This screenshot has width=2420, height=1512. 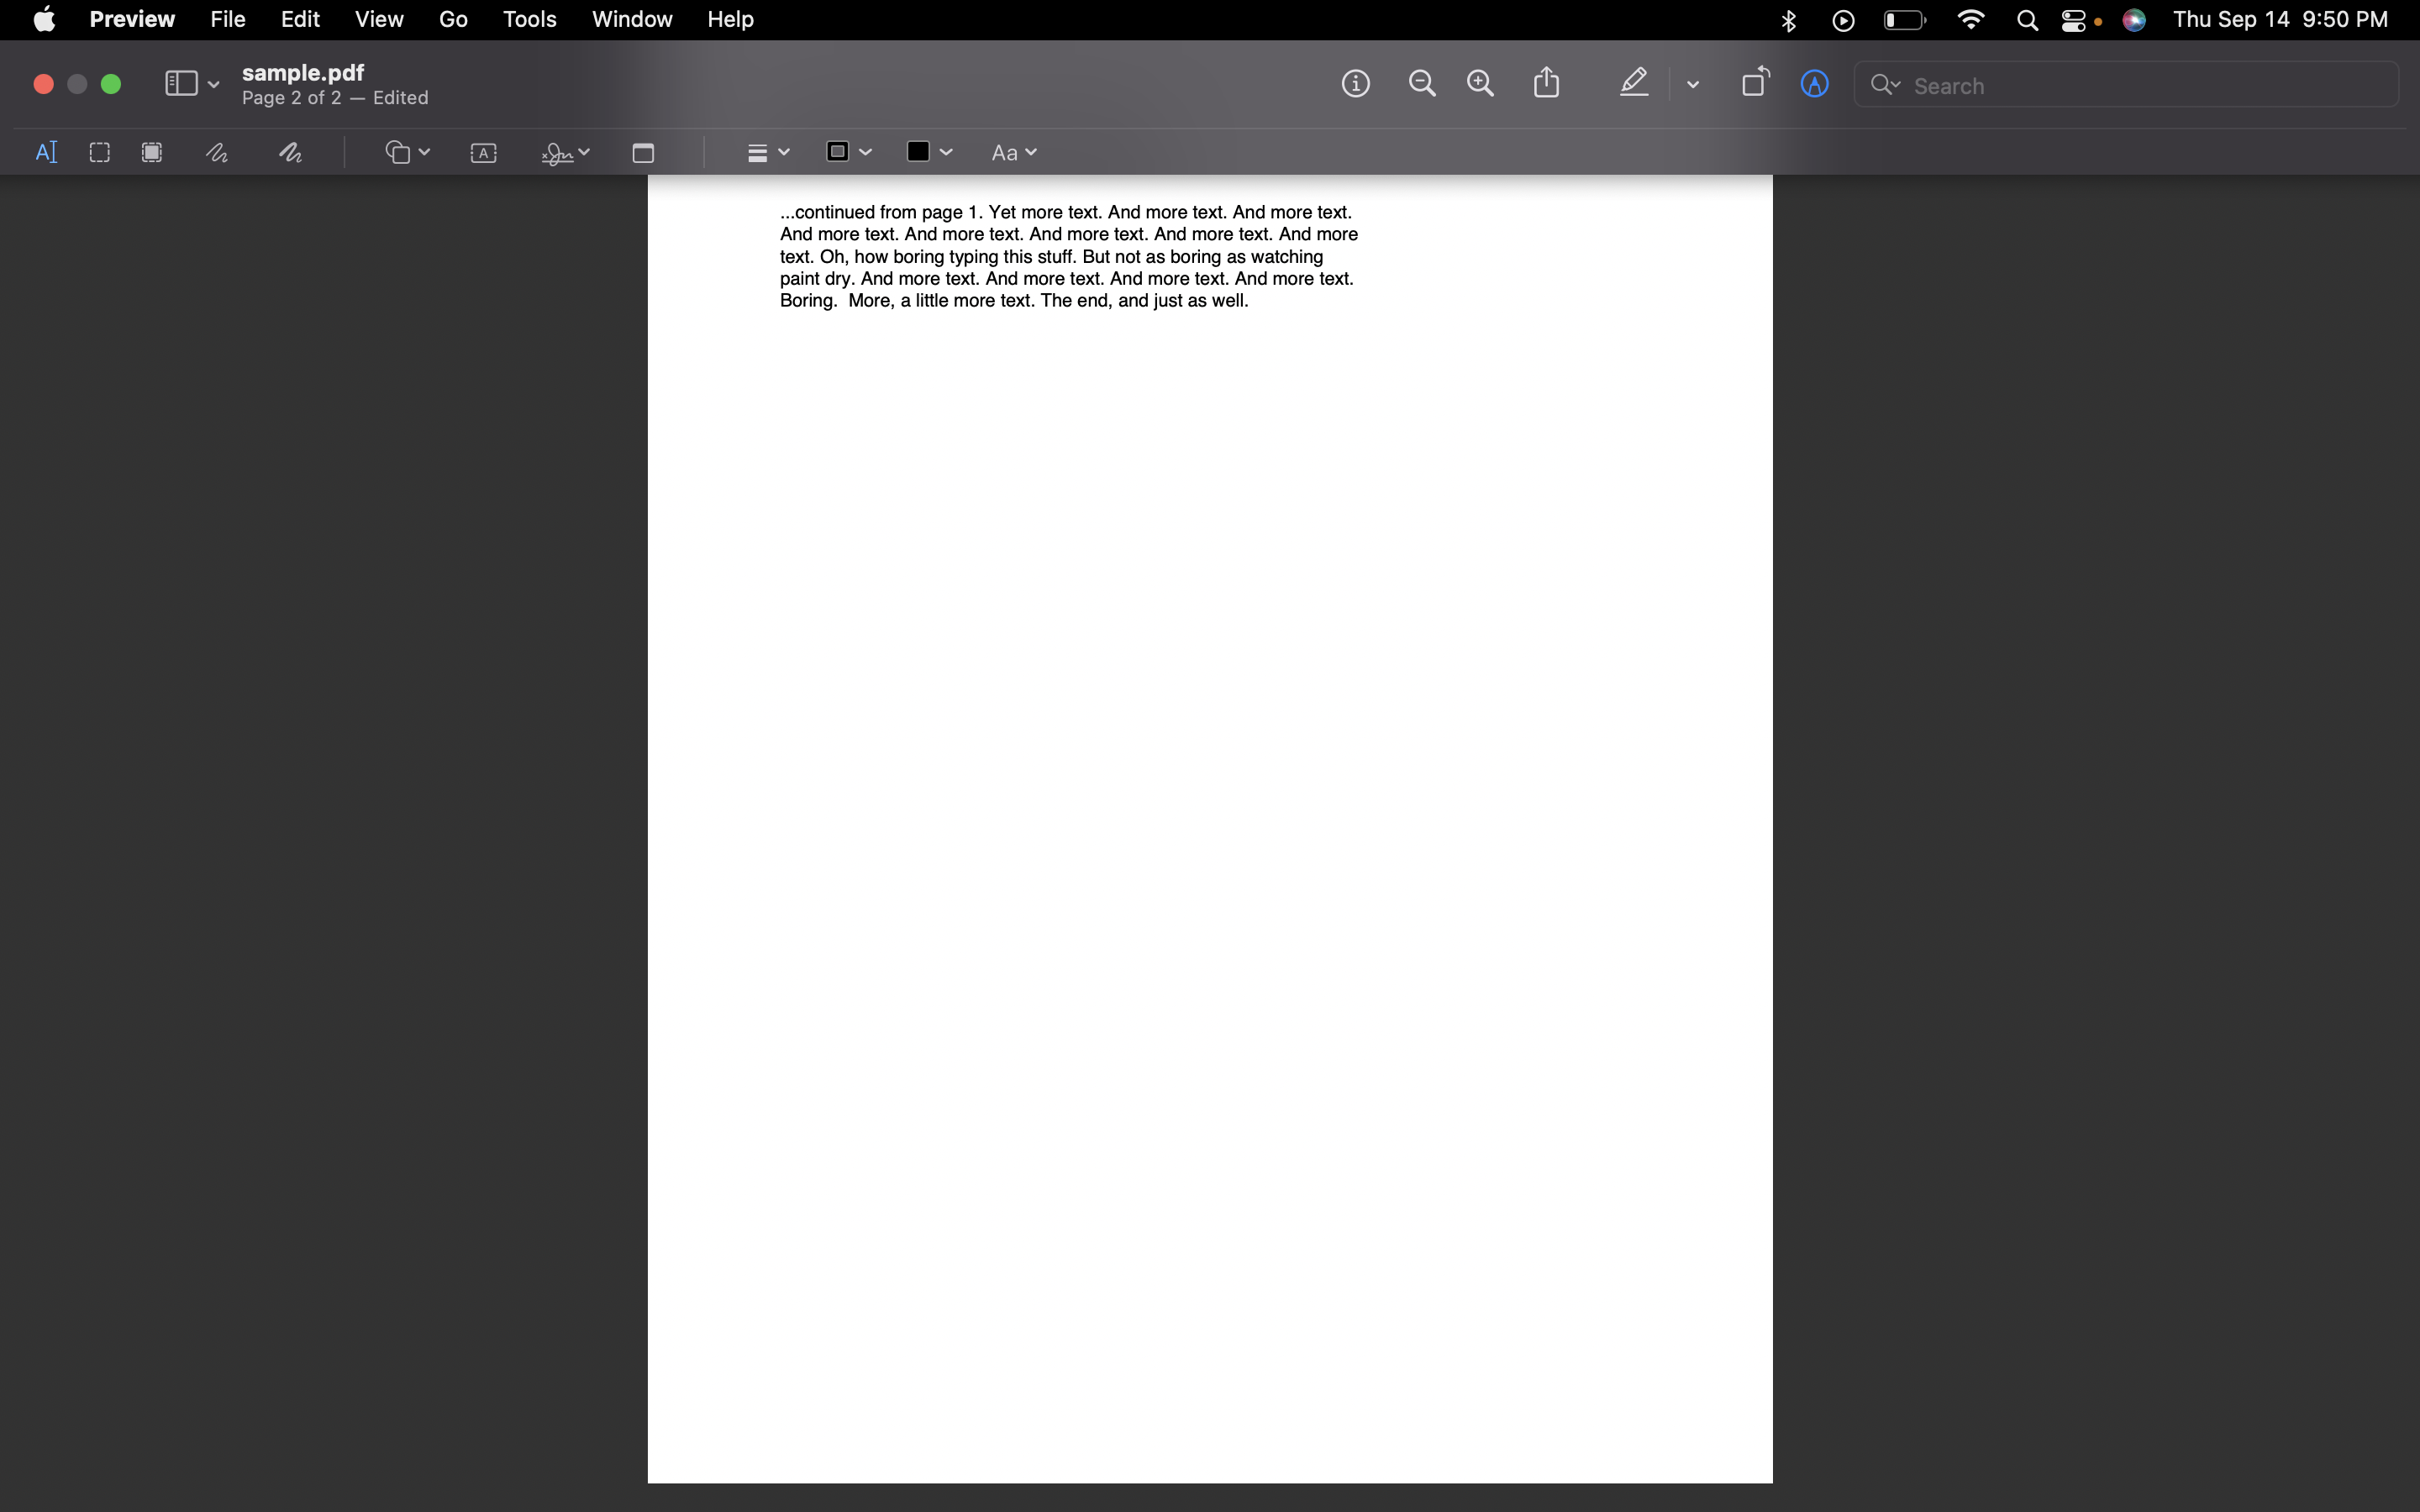 I want to click on the text panel, so click(x=484, y=154).